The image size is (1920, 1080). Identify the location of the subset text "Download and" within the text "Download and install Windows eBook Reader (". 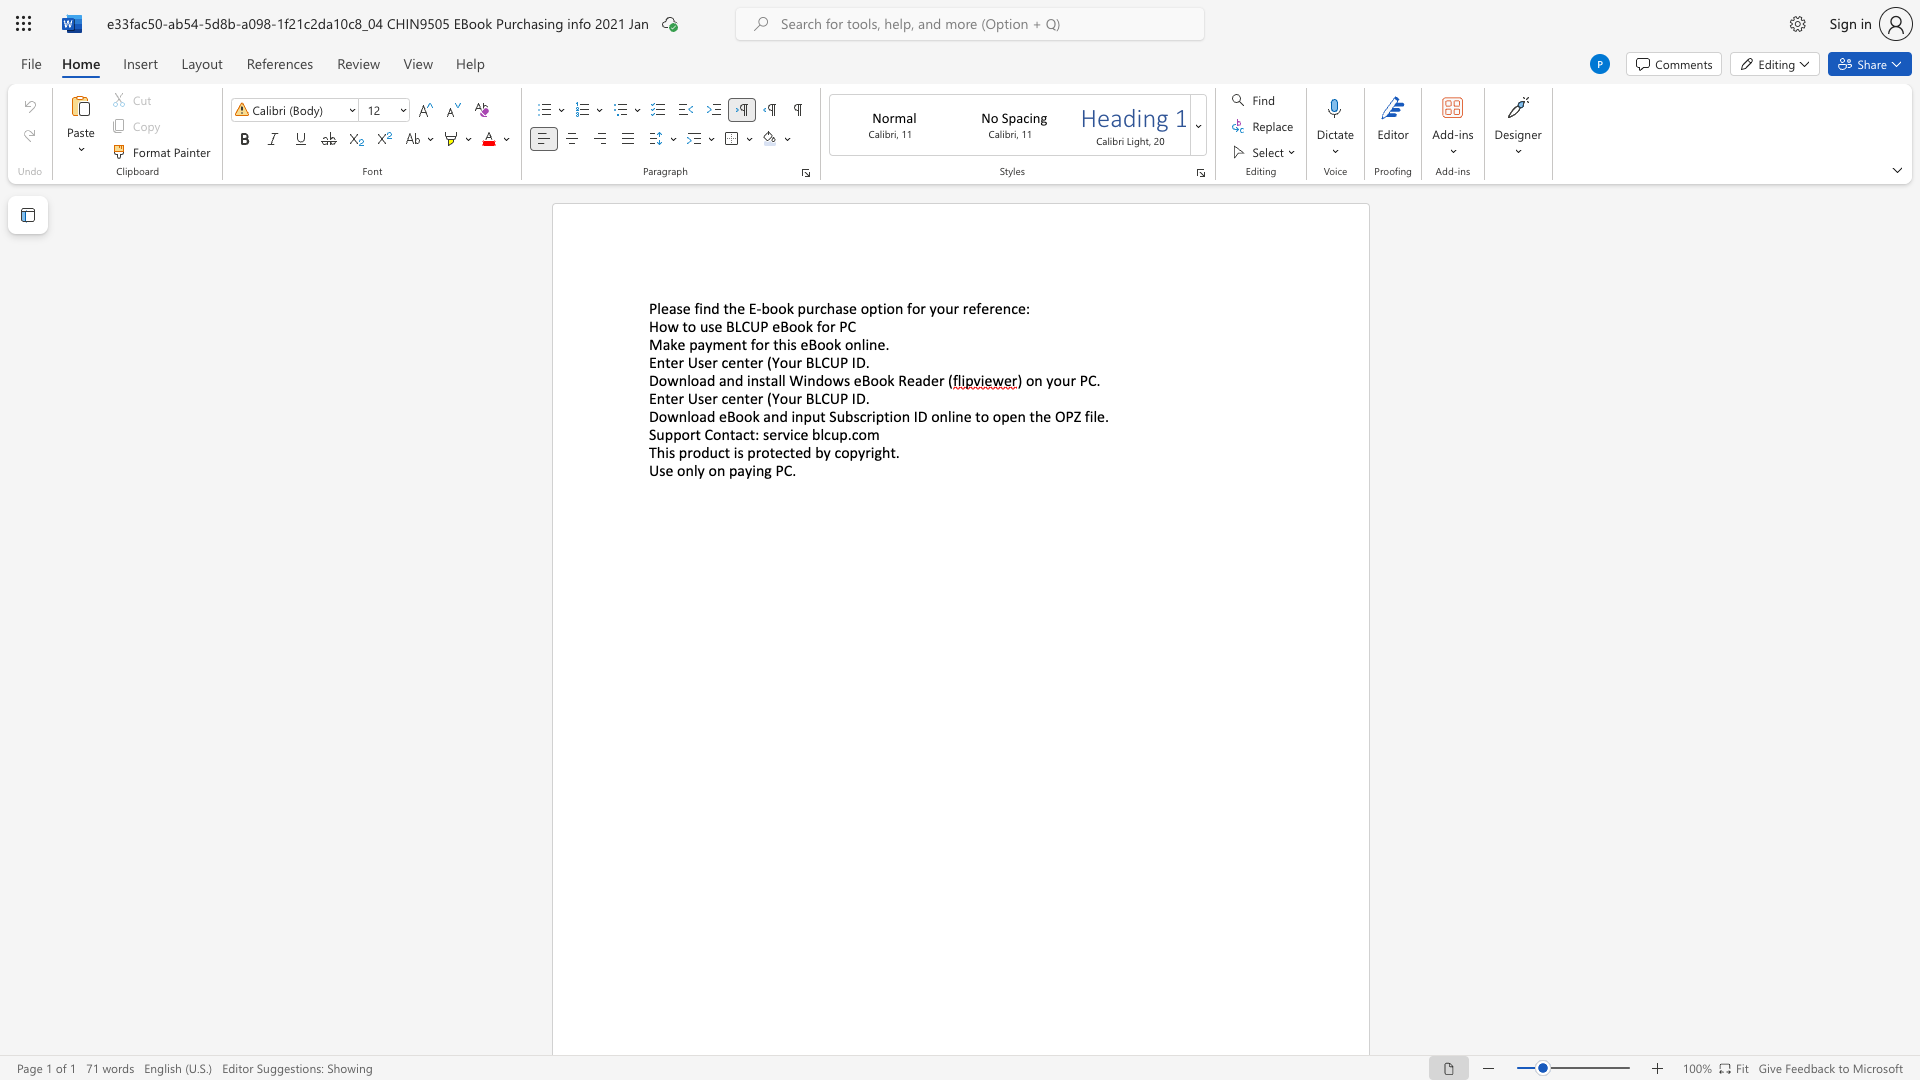
(648, 380).